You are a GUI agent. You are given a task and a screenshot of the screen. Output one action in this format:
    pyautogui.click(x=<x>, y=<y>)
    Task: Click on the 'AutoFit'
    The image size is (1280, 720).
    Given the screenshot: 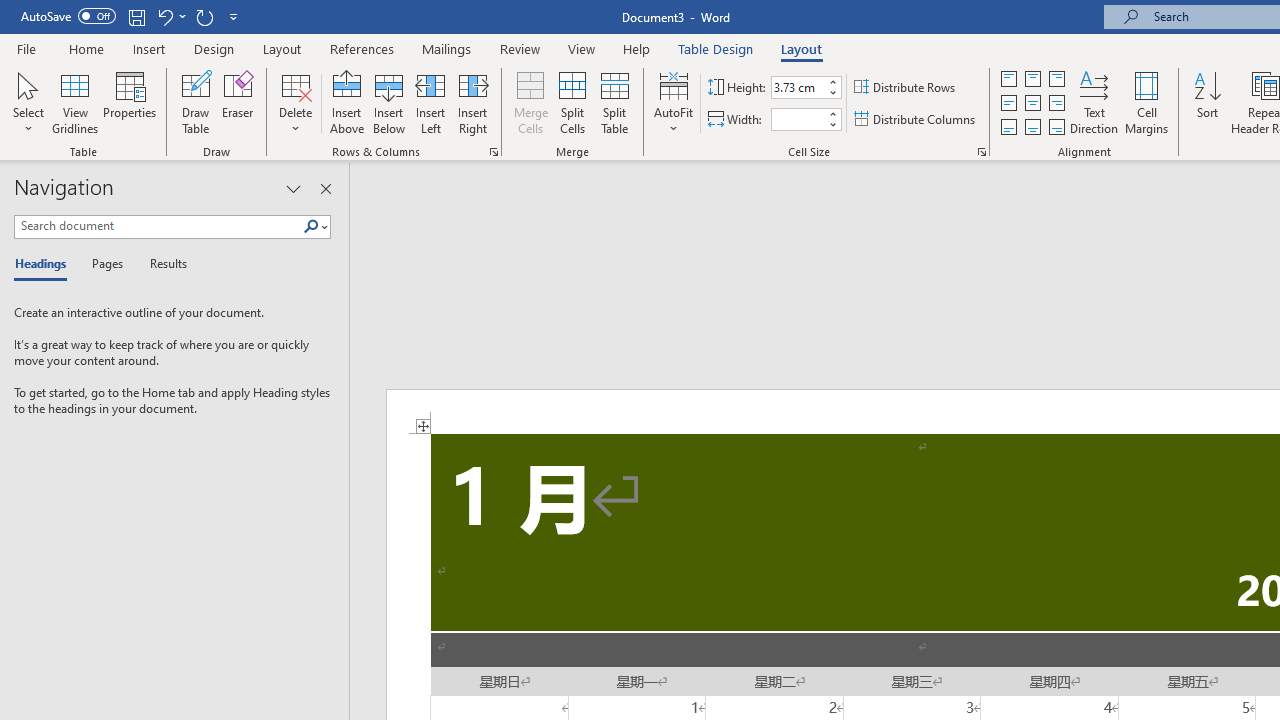 What is the action you would take?
    pyautogui.click(x=673, y=103)
    